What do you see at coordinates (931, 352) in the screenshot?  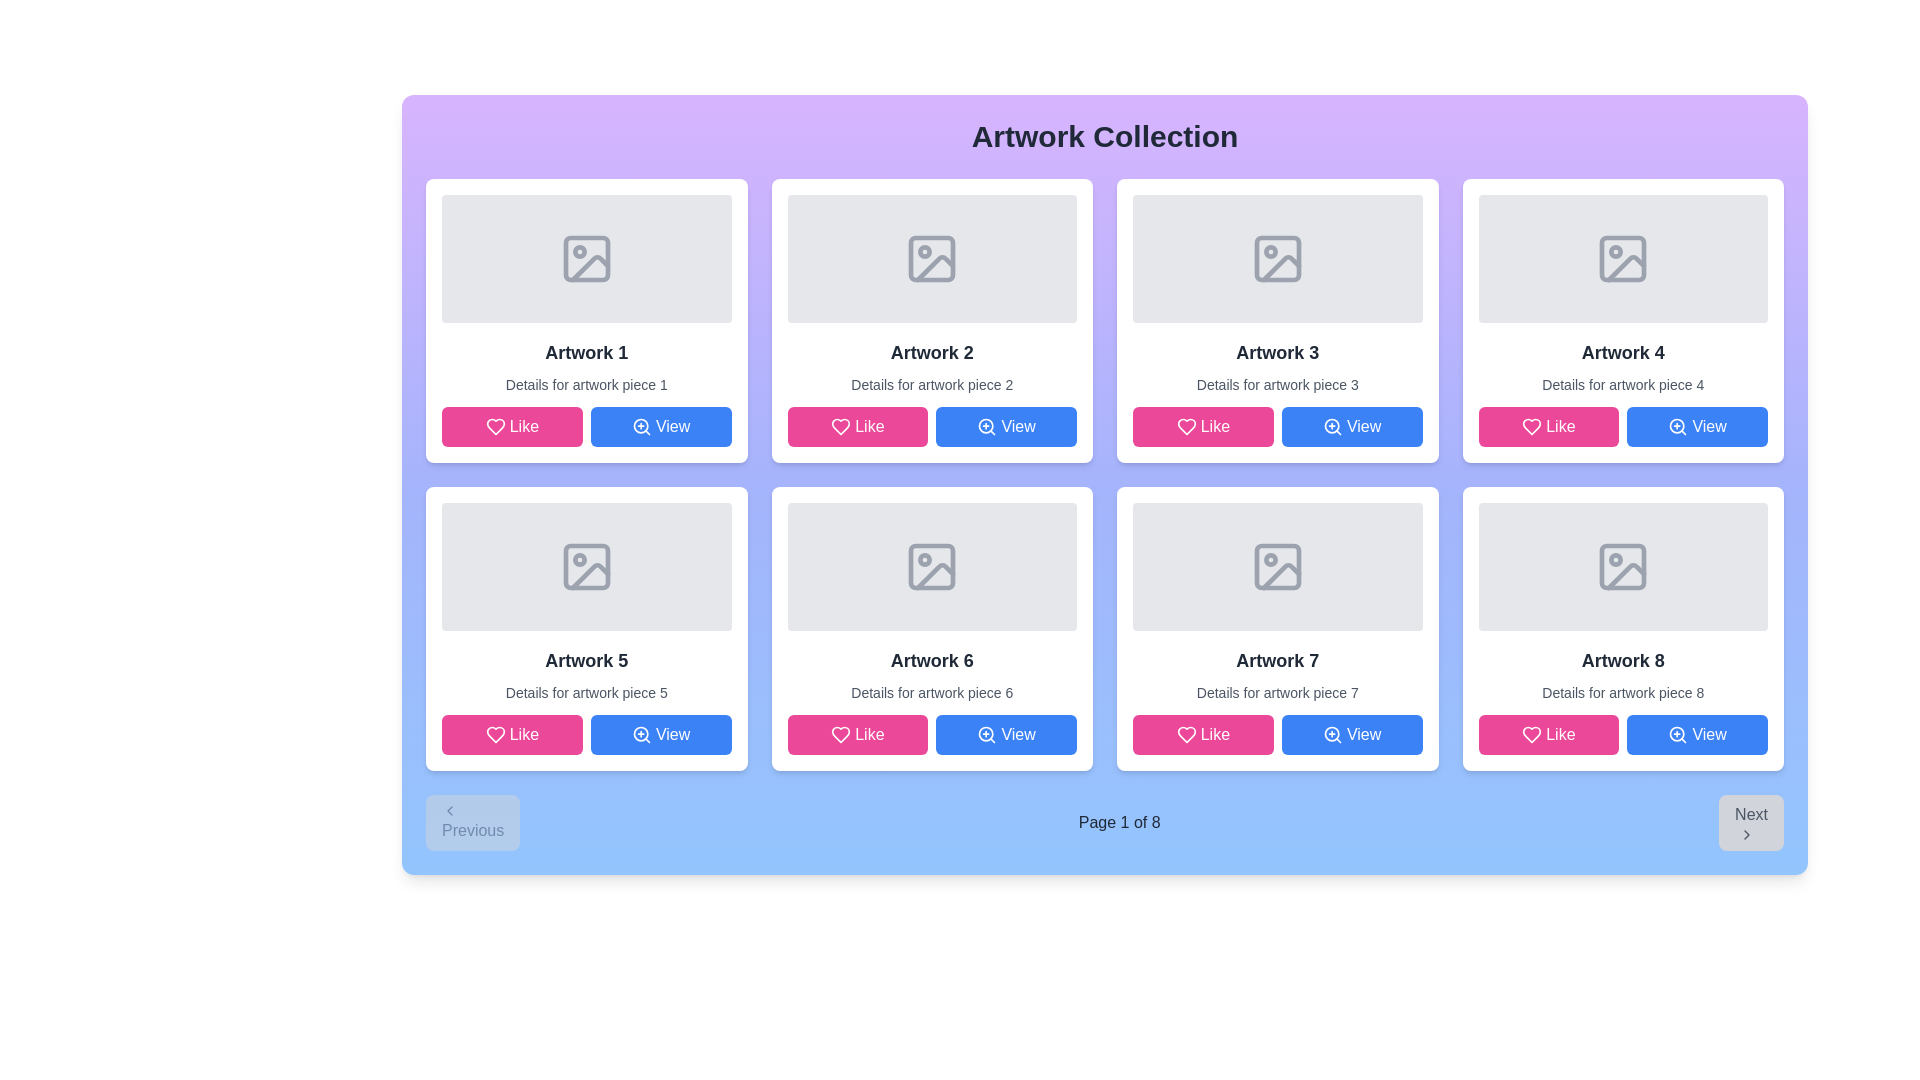 I see `the text label that serves as the main title for the artwork piece on the second card in the first row of the grid layout` at bounding box center [931, 352].